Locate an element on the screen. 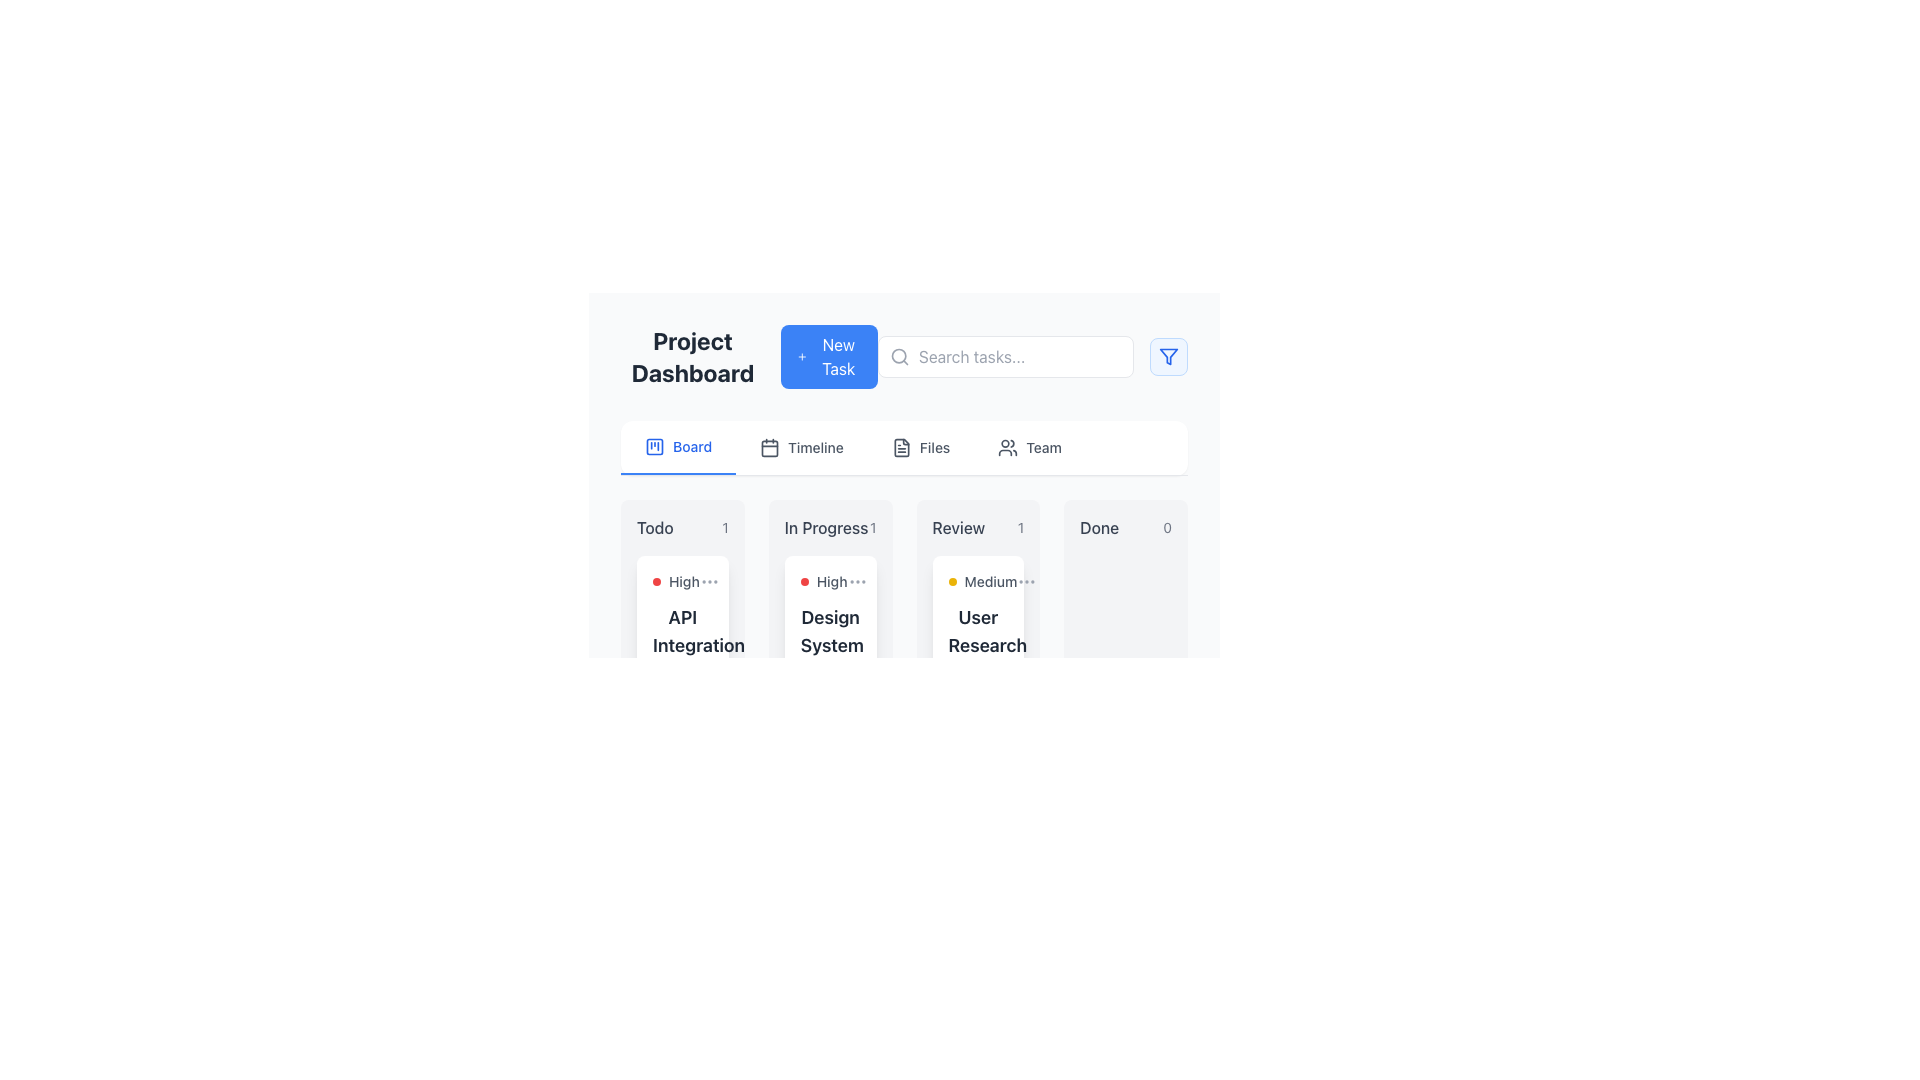 Image resolution: width=1920 pixels, height=1080 pixels. the 'Review' text label, which is a medium-sized, bold, gray text with slight transparency located in the 'In Progress' section of the dashboard is located at coordinates (957, 527).